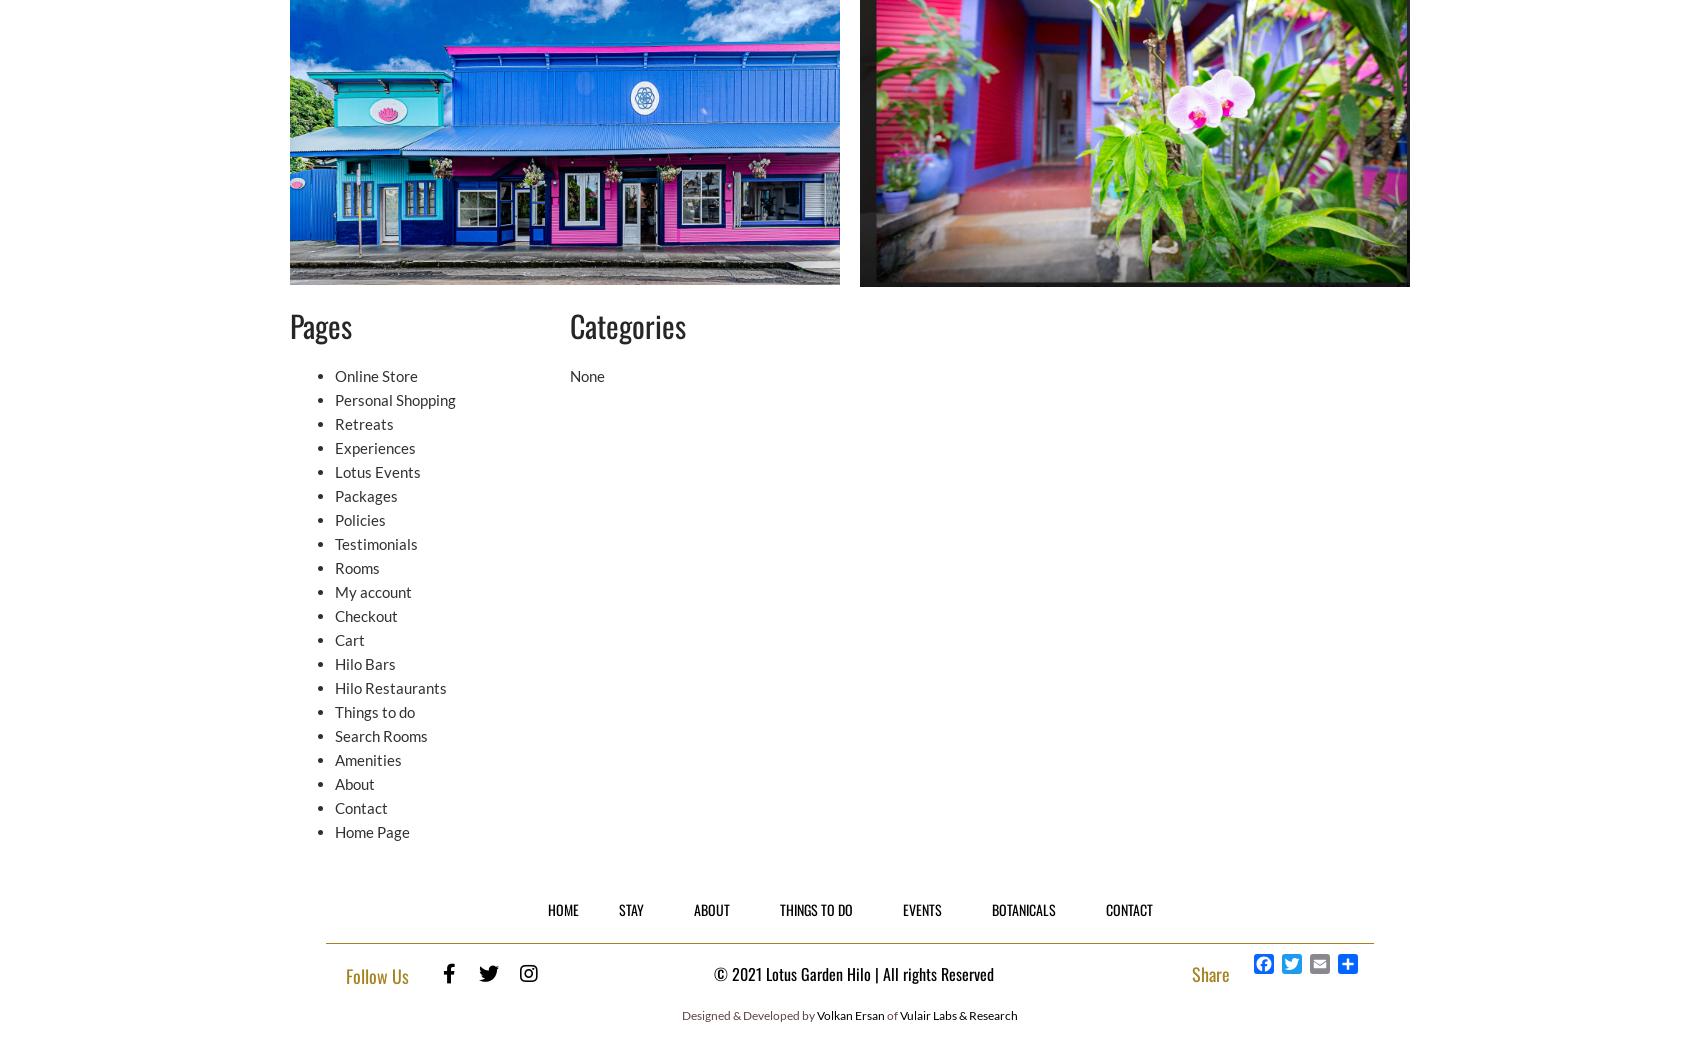 This screenshot has width=1700, height=1048. What do you see at coordinates (374, 711) in the screenshot?
I see `'Things to do'` at bounding box center [374, 711].